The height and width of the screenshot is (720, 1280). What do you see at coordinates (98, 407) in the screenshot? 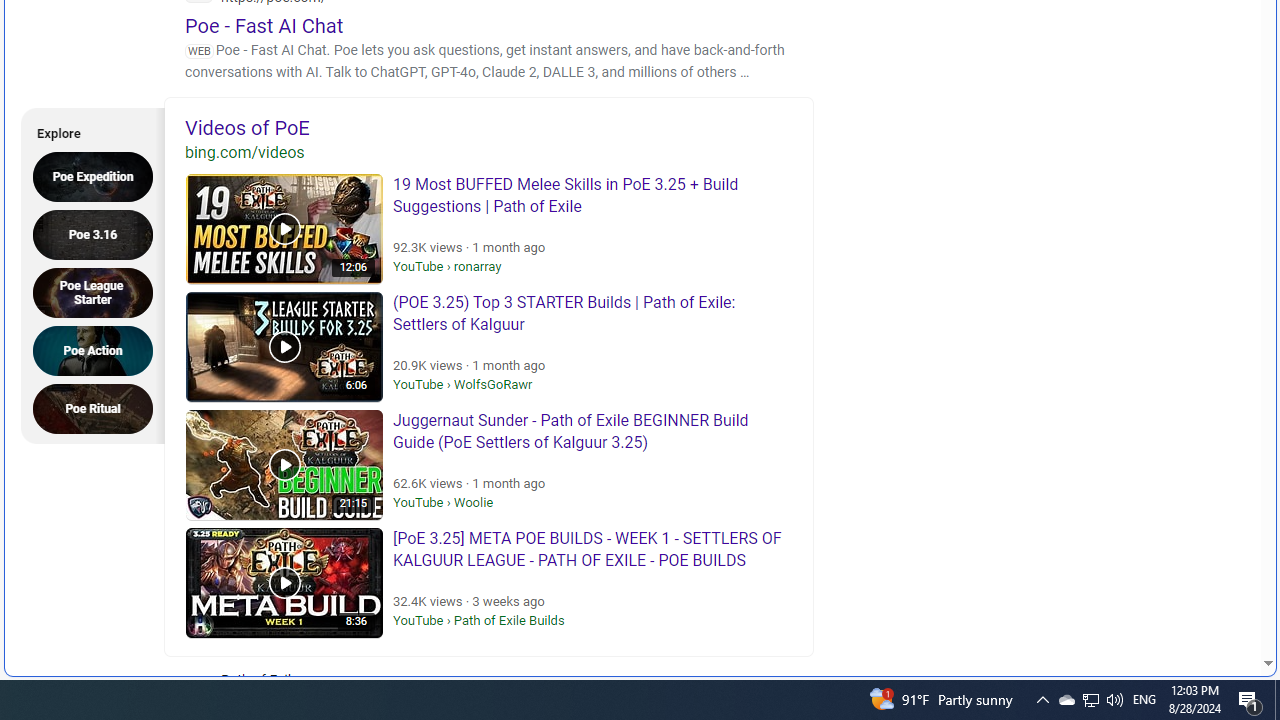
I see `'Poe Ritual'` at bounding box center [98, 407].